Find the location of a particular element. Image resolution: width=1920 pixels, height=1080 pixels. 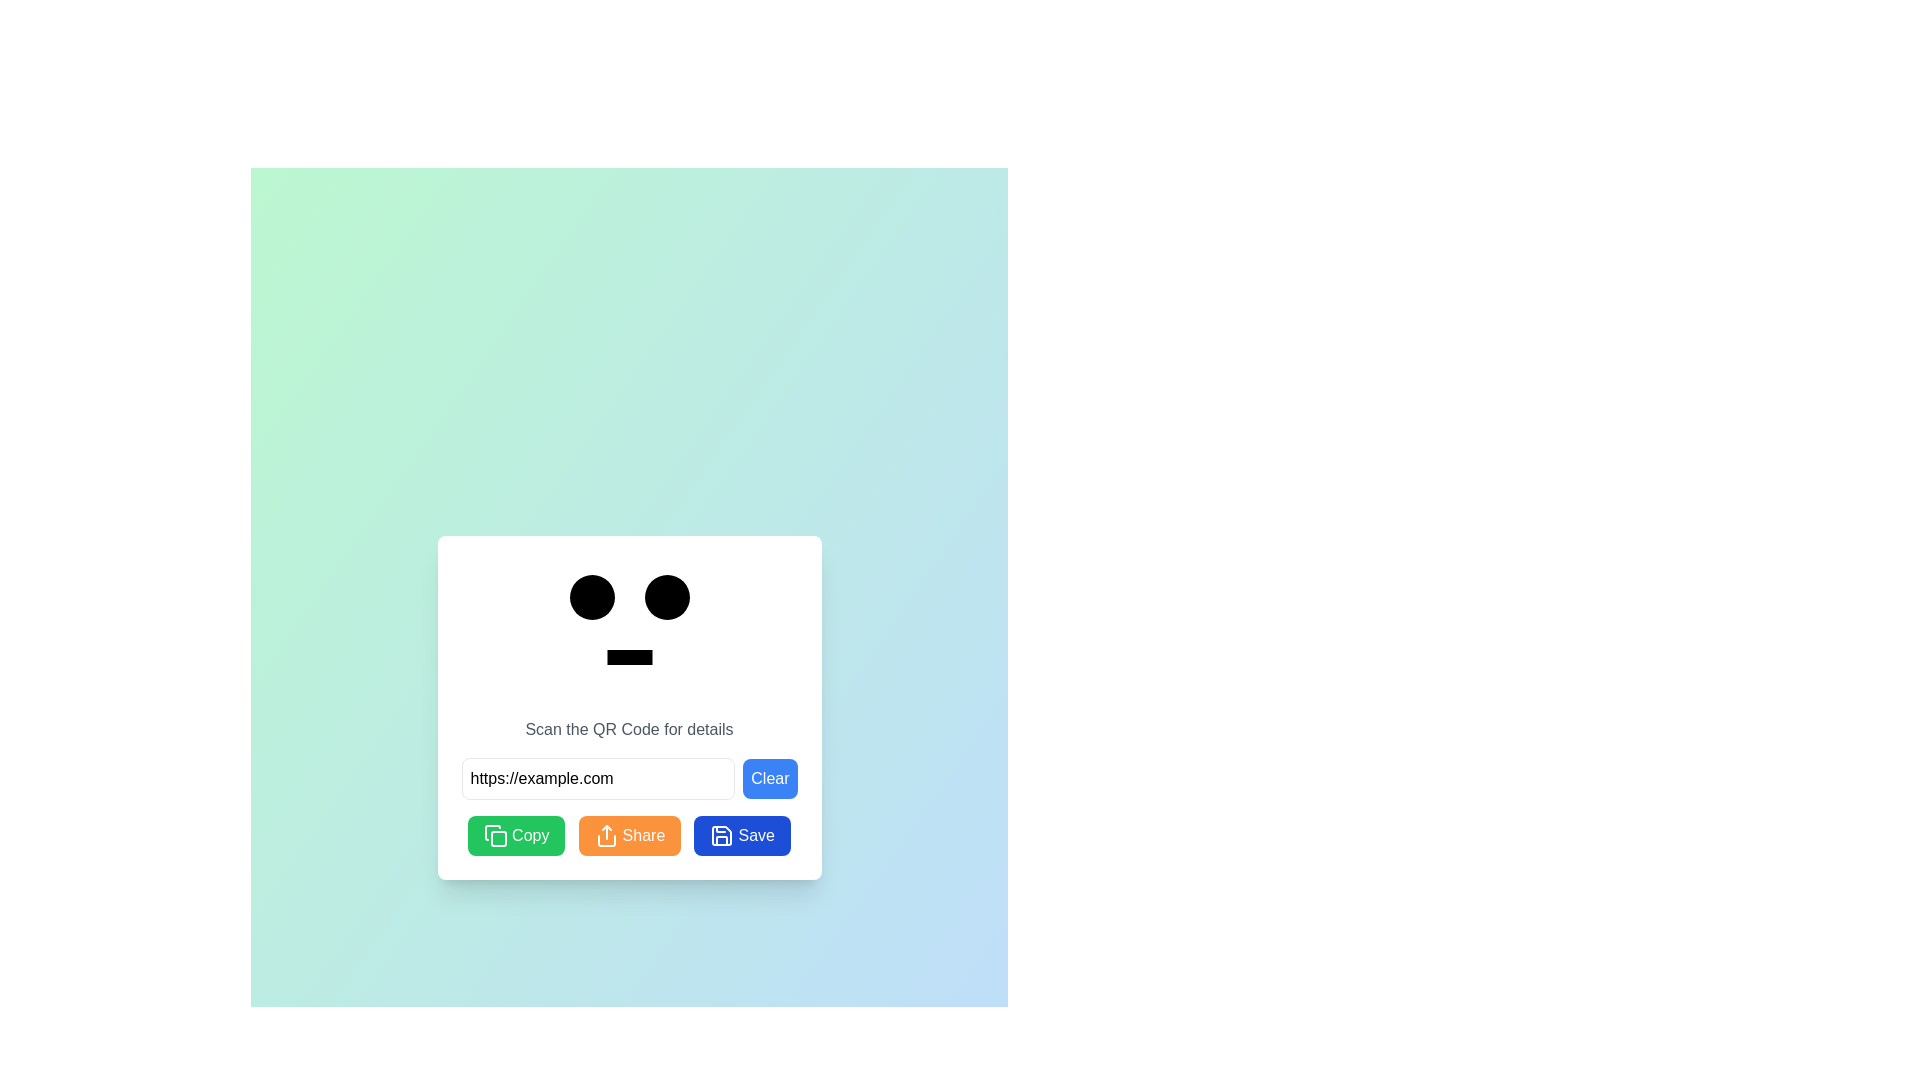

the floppy disk icon within the blue 'Save' button located at the bottom-right corner of the white card interface is located at coordinates (721, 836).